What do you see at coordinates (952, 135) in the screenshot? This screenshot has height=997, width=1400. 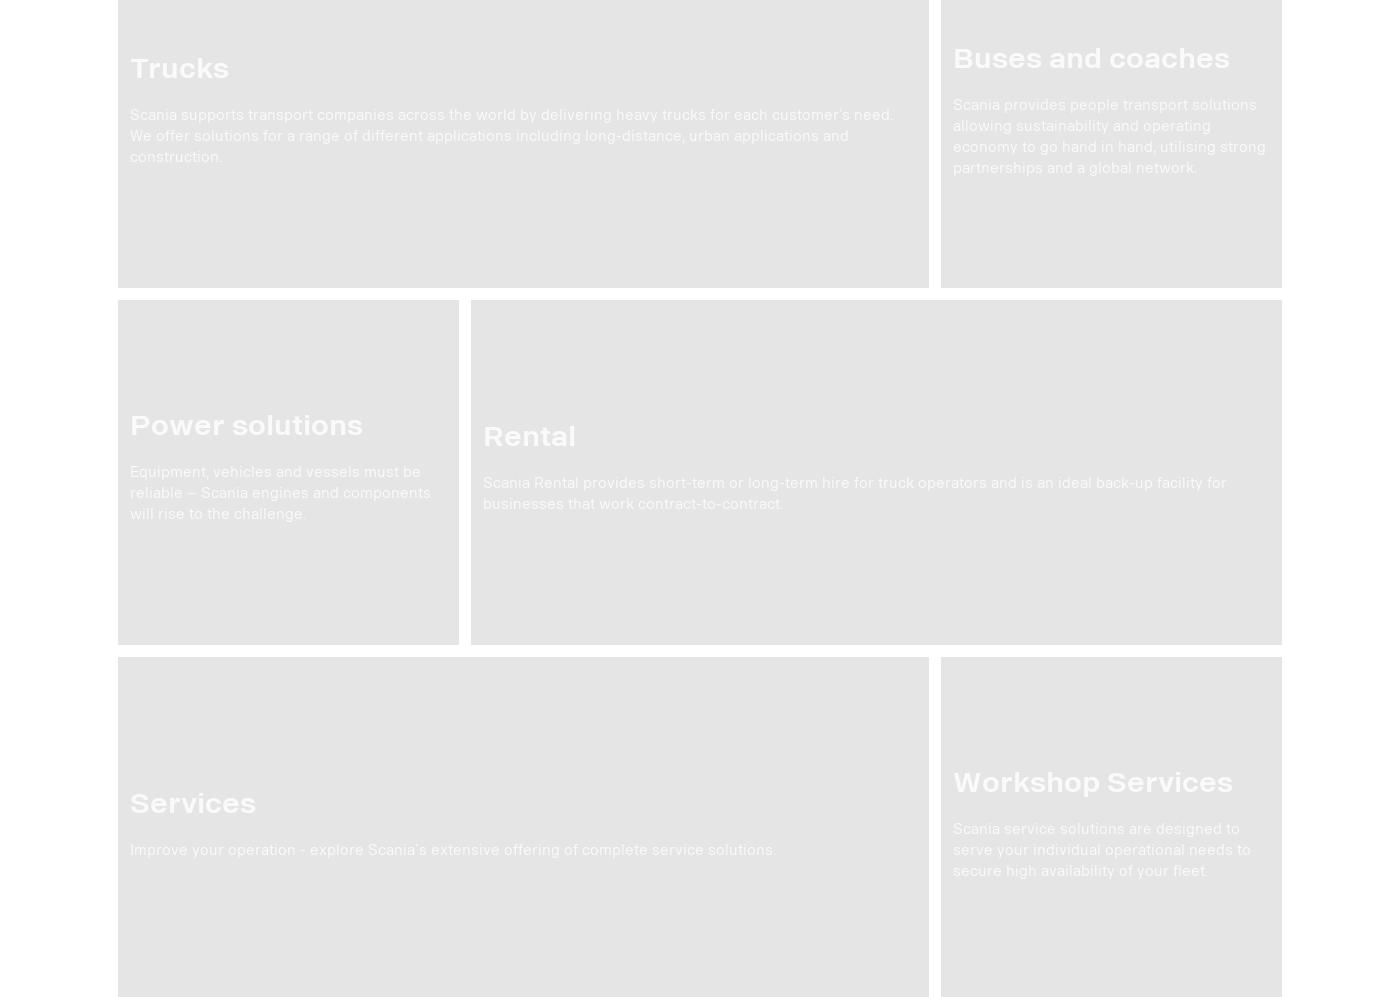 I see `'Scania provides people transport solutions allowing sustainability and operating economy to go hand in hand, utilising strong partnerships and a global network.'` at bounding box center [952, 135].